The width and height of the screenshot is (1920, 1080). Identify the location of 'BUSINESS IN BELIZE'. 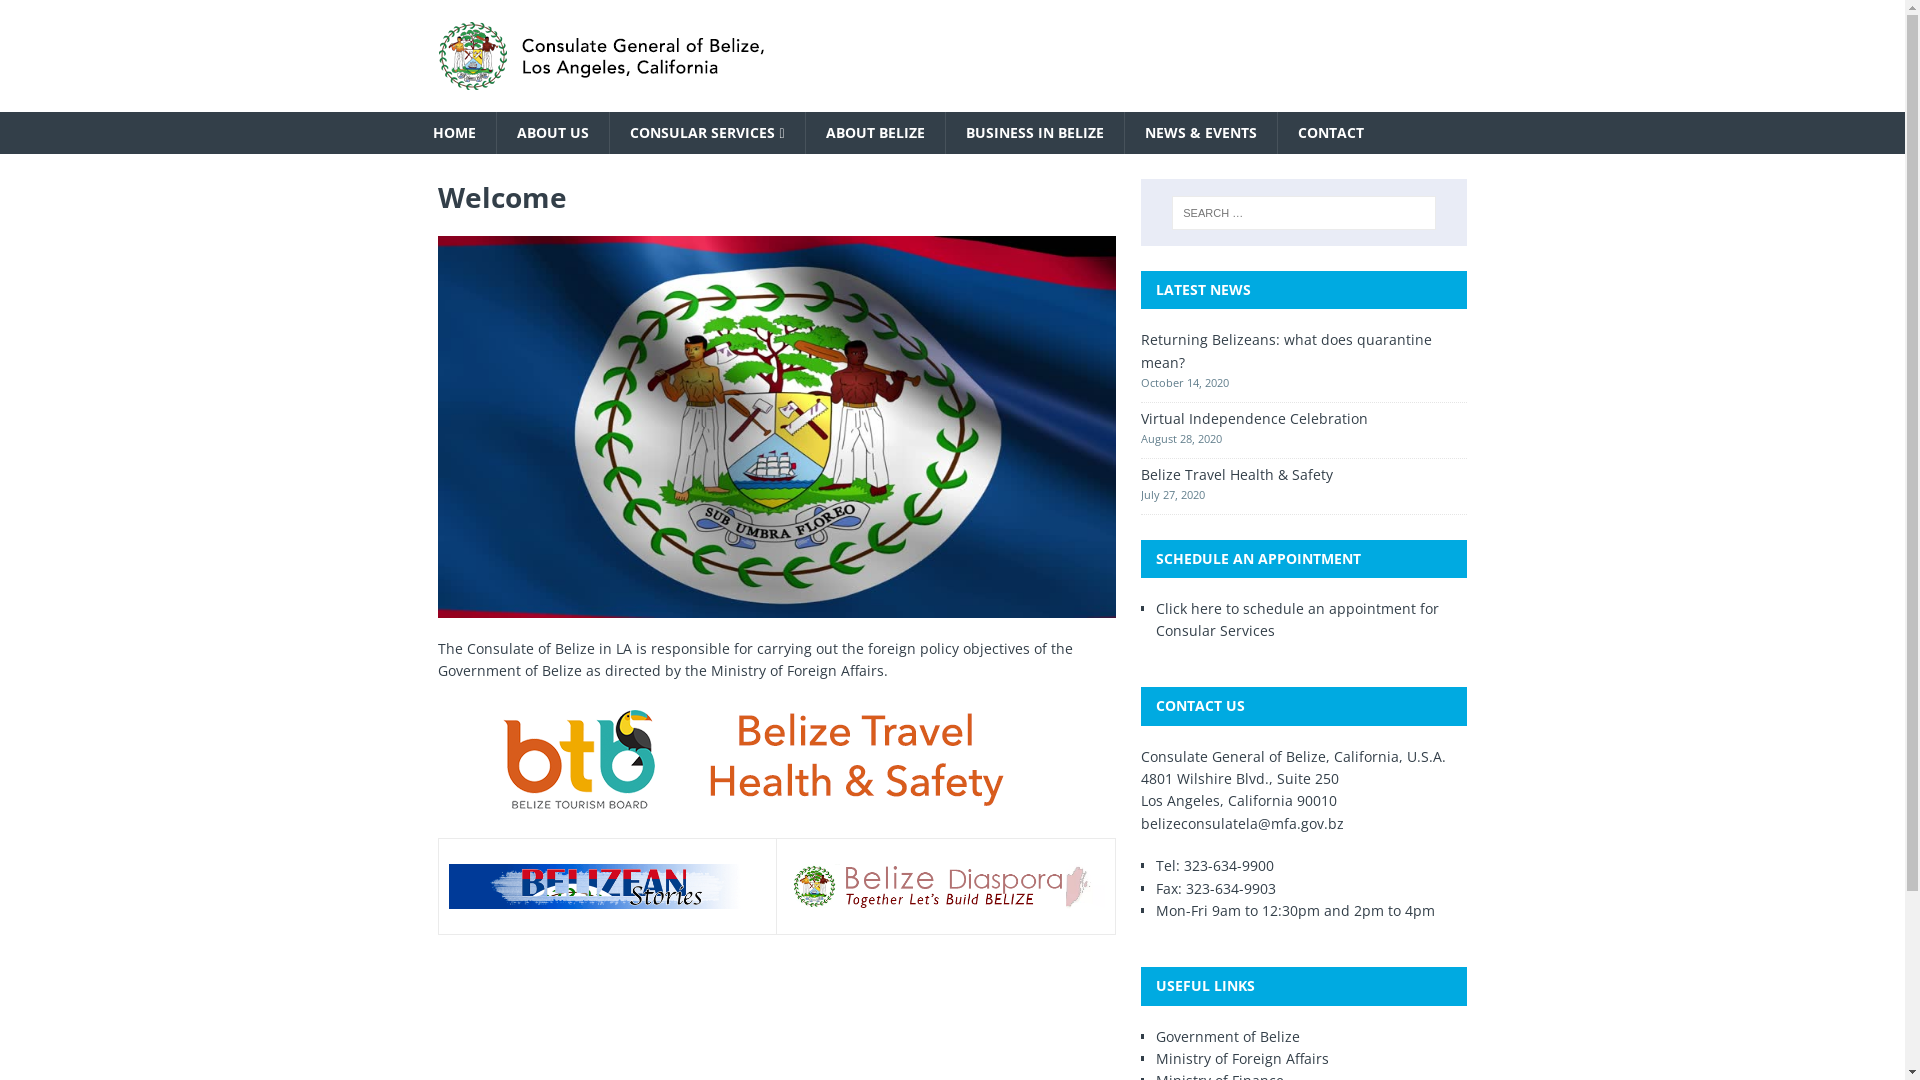
(1034, 132).